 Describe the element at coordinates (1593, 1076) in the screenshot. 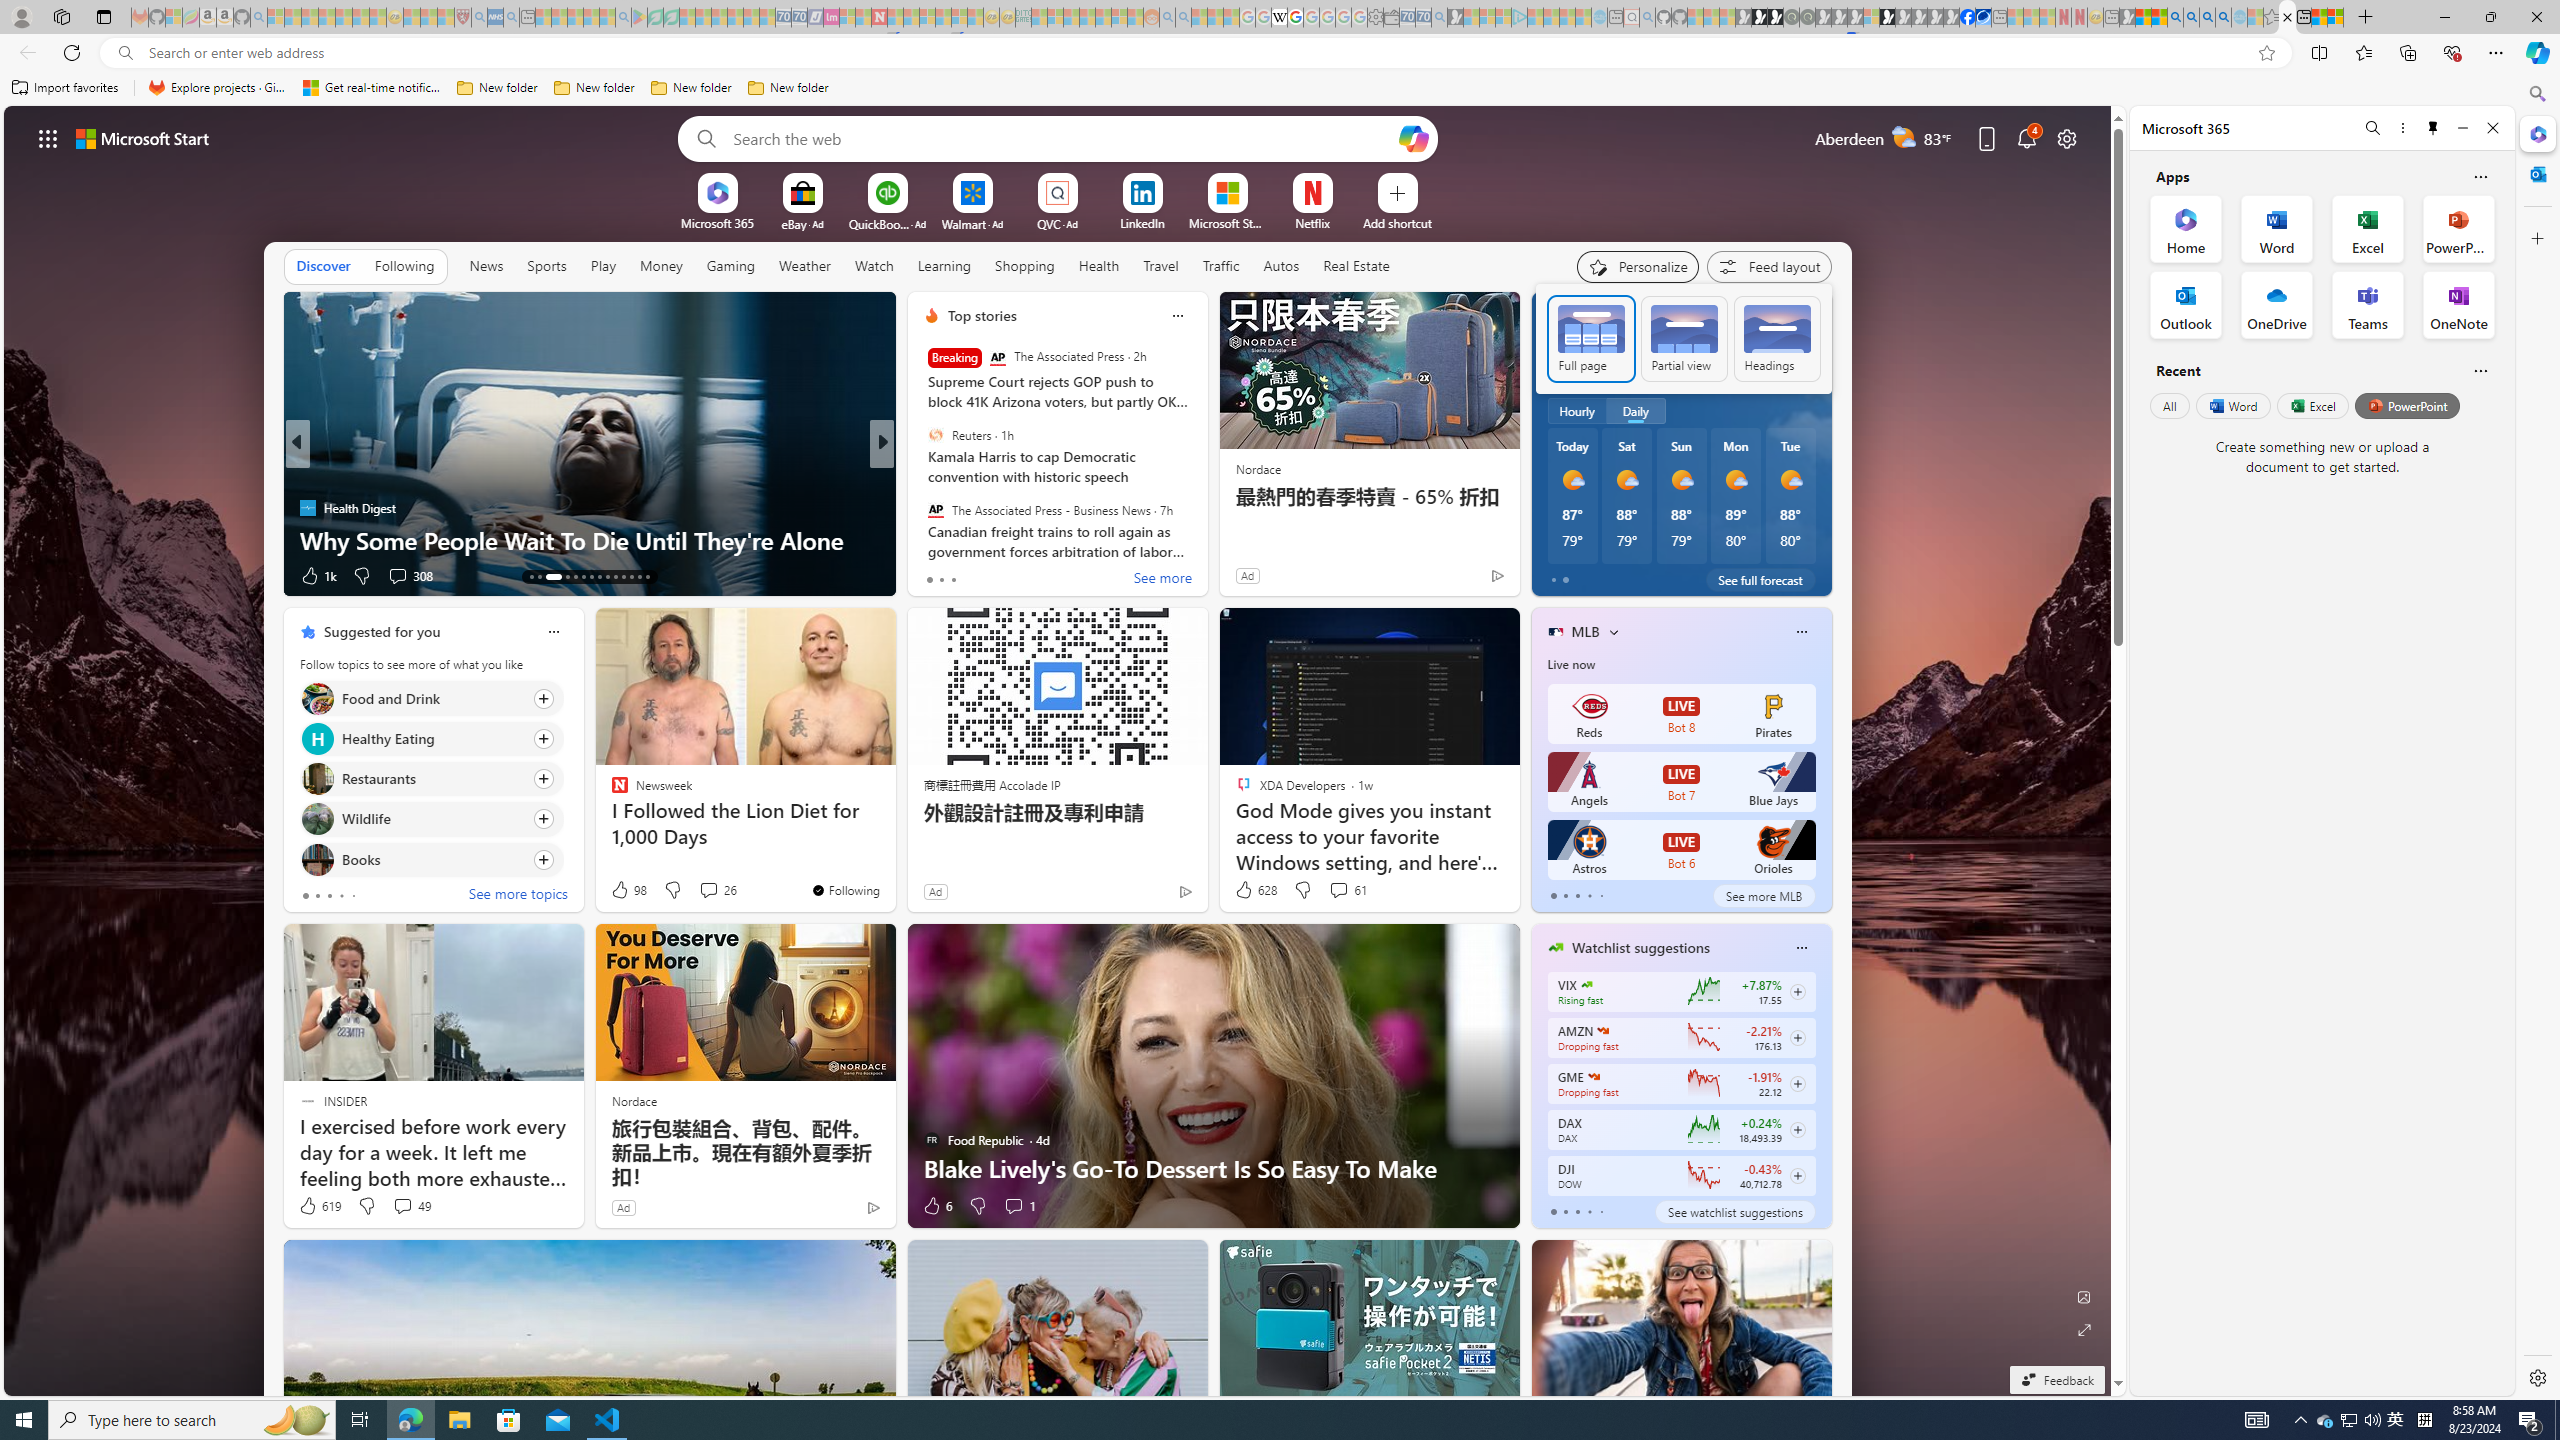

I see `'GAMESTOP CORP.'` at that location.